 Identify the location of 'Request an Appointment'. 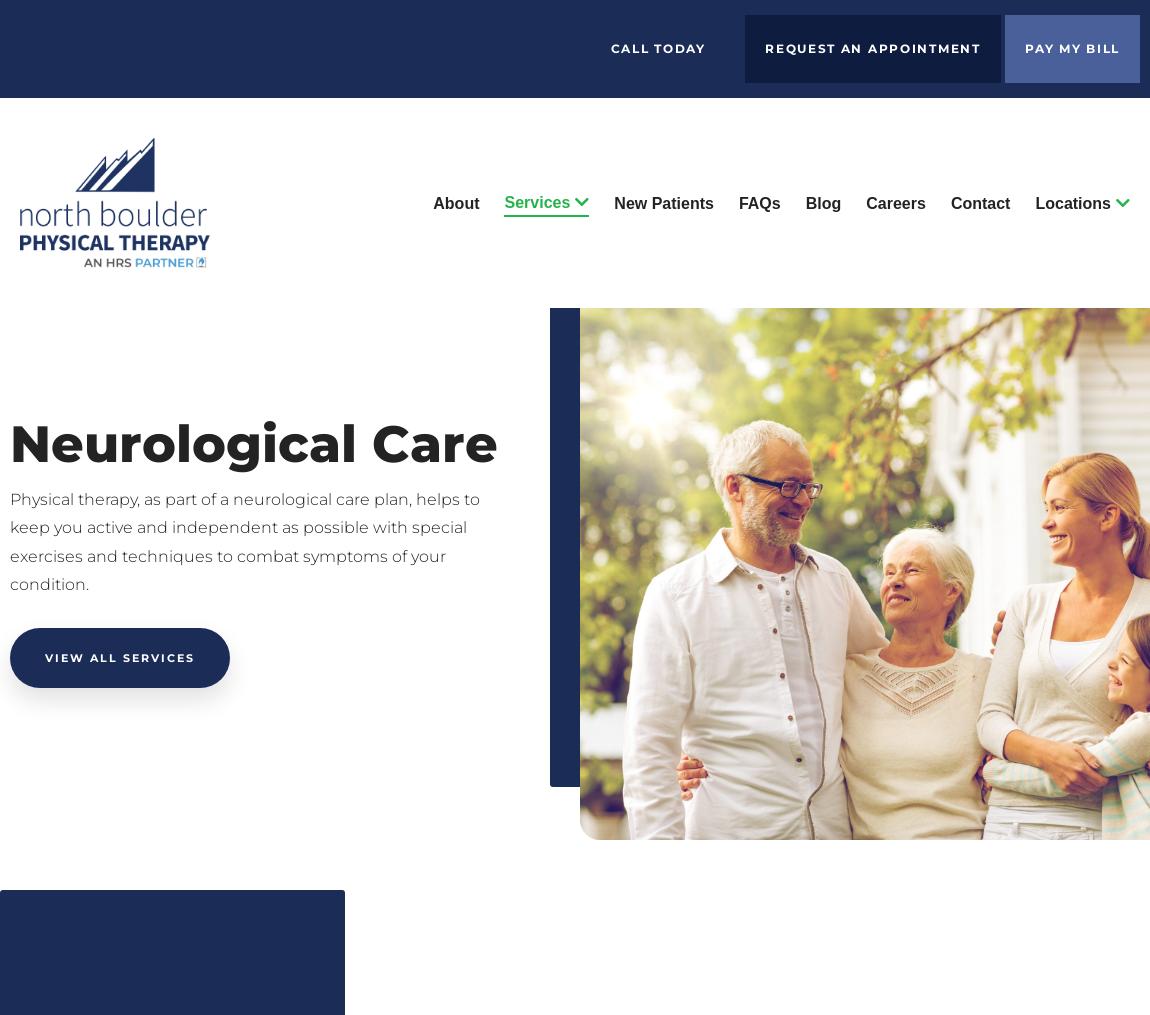
(872, 47).